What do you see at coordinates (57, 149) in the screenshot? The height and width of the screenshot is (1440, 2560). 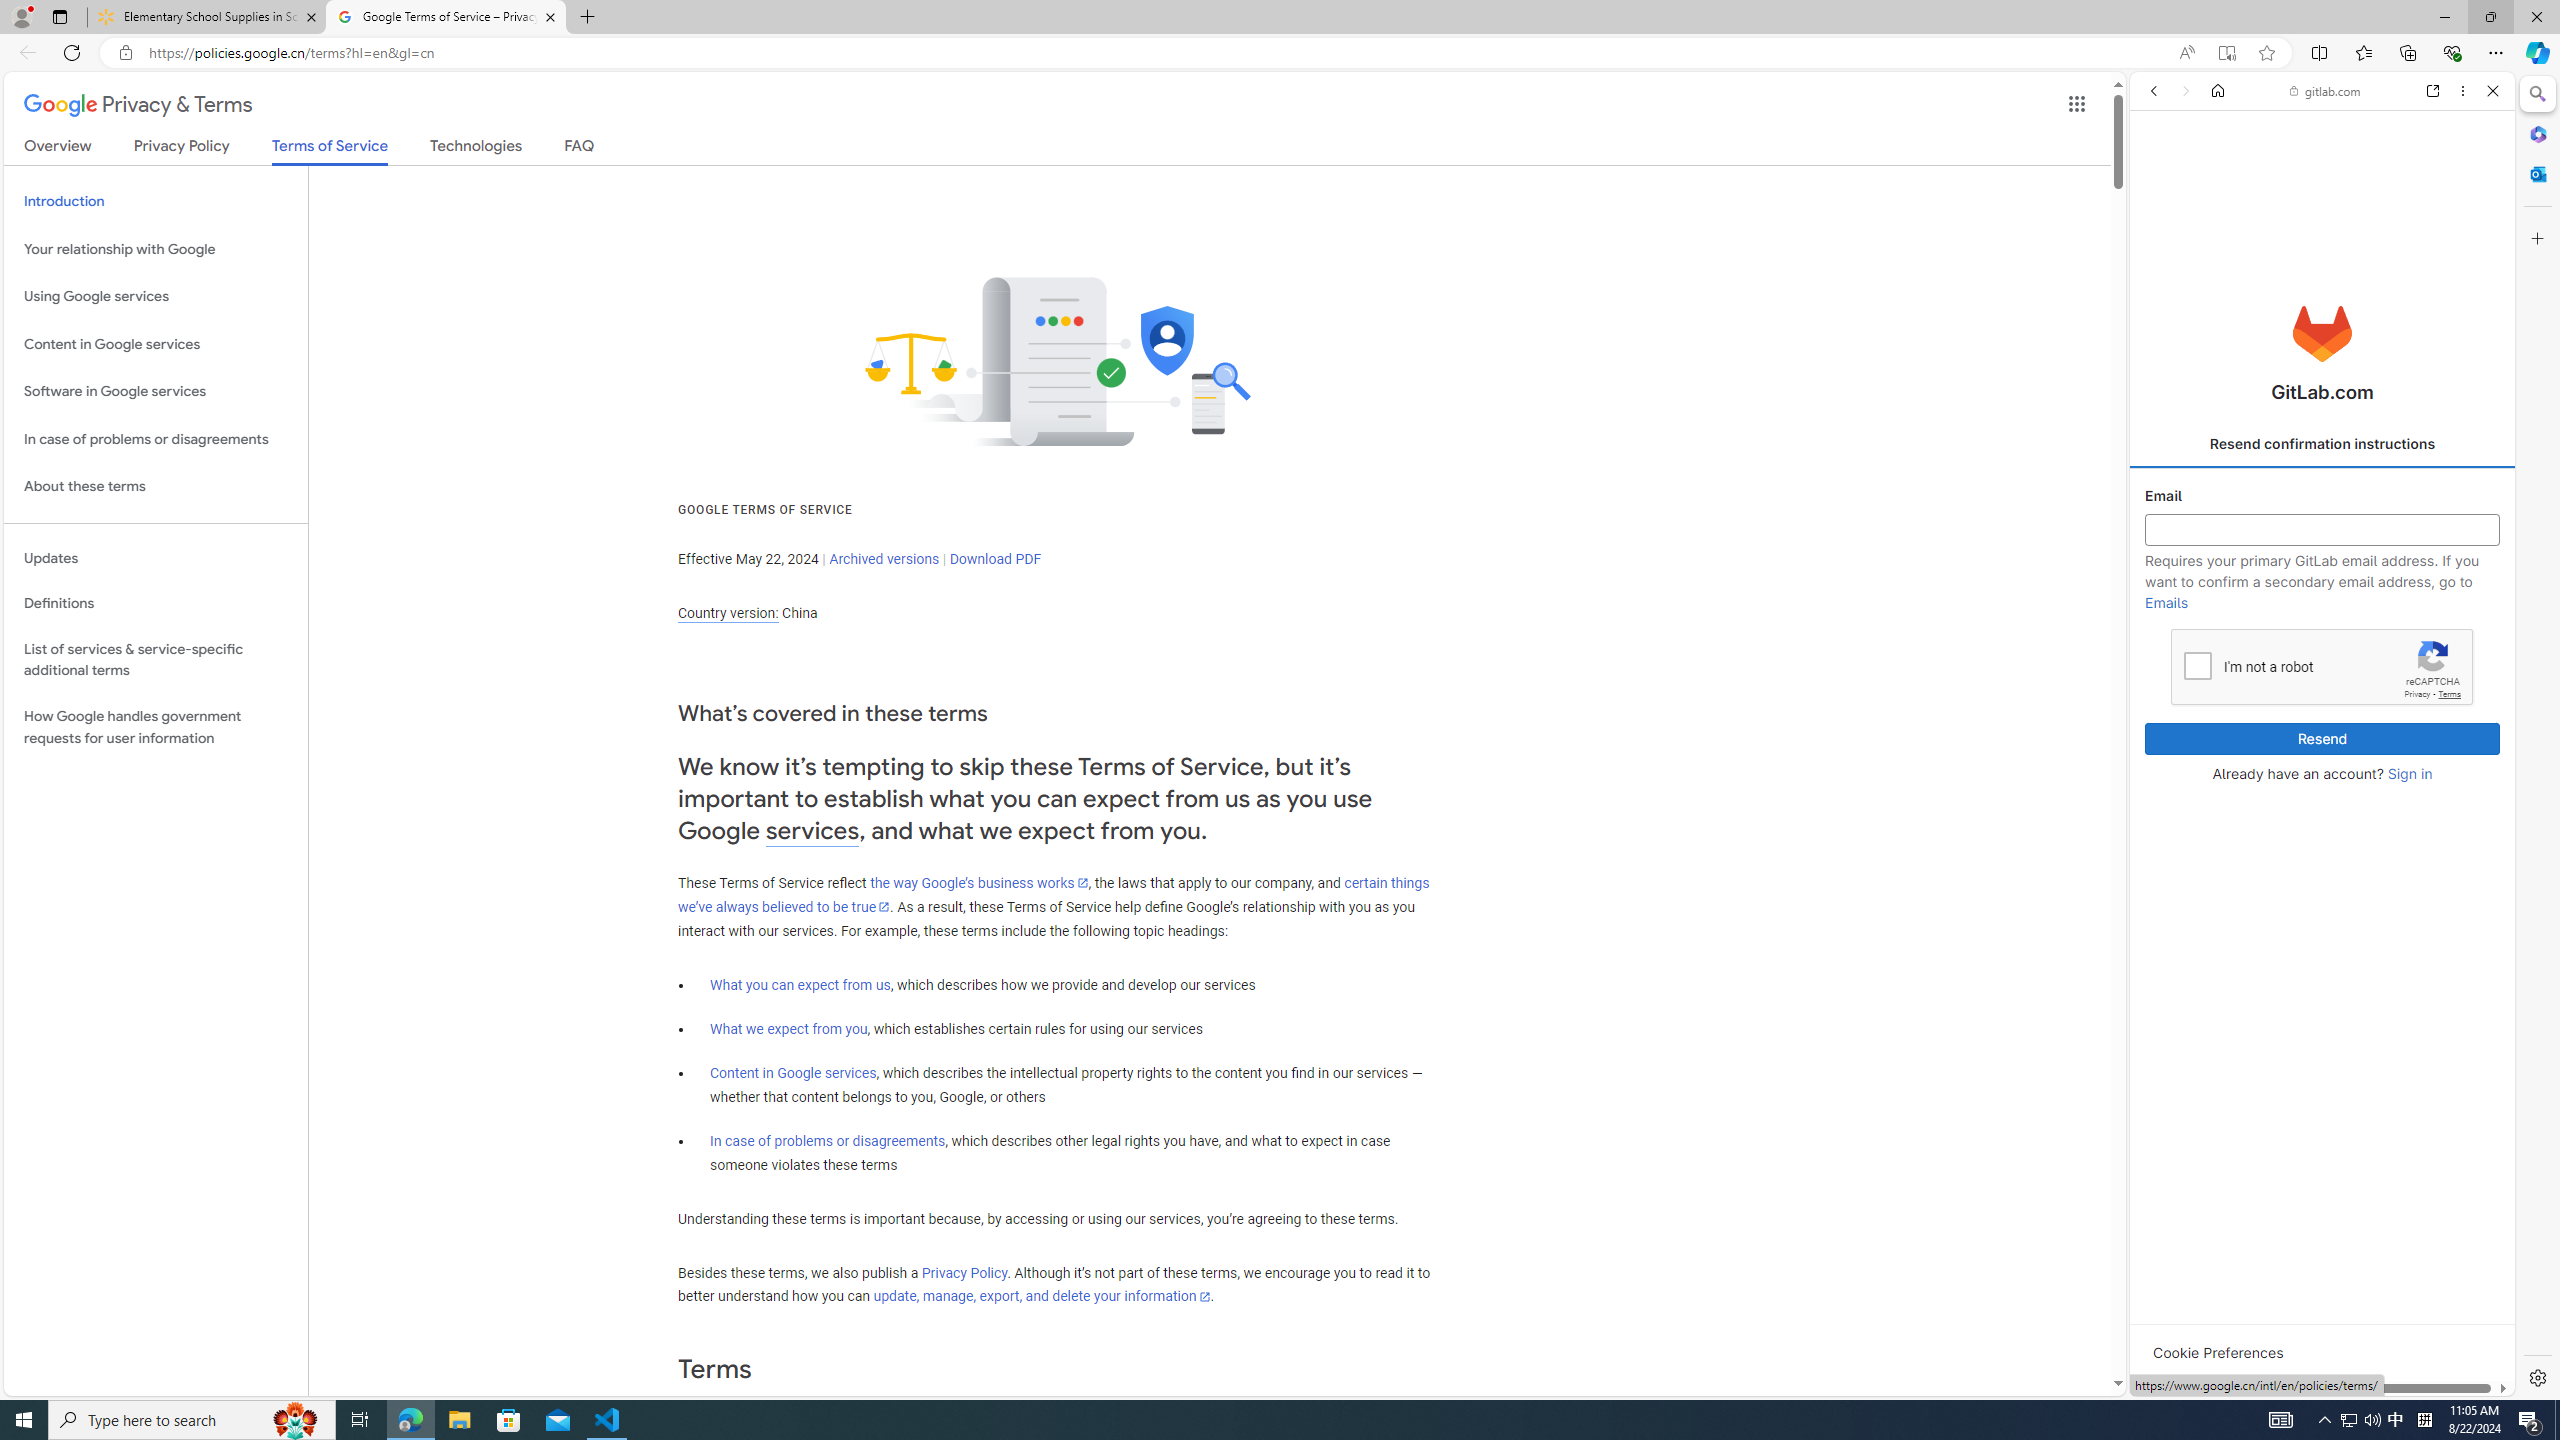 I see `'Overview'` at bounding box center [57, 149].